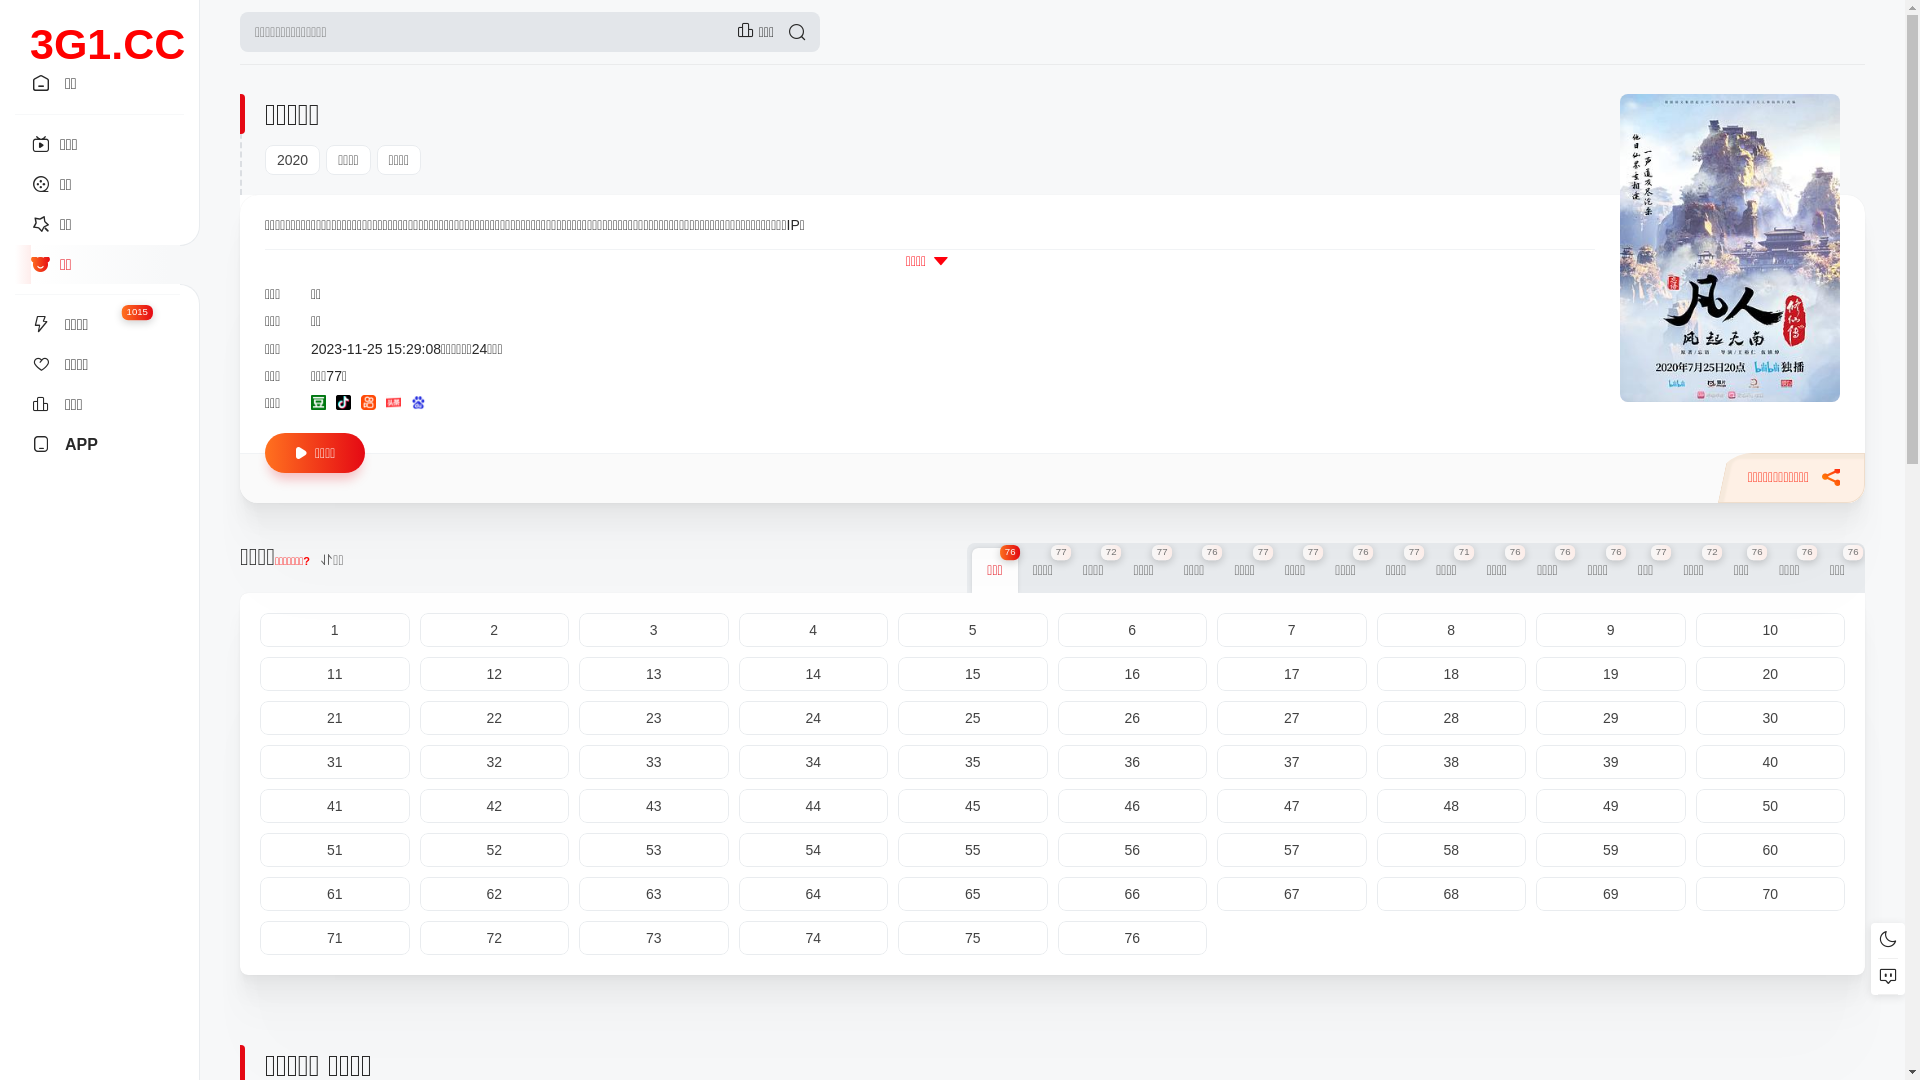 The image size is (1920, 1080). What do you see at coordinates (258, 762) in the screenshot?
I see `'31'` at bounding box center [258, 762].